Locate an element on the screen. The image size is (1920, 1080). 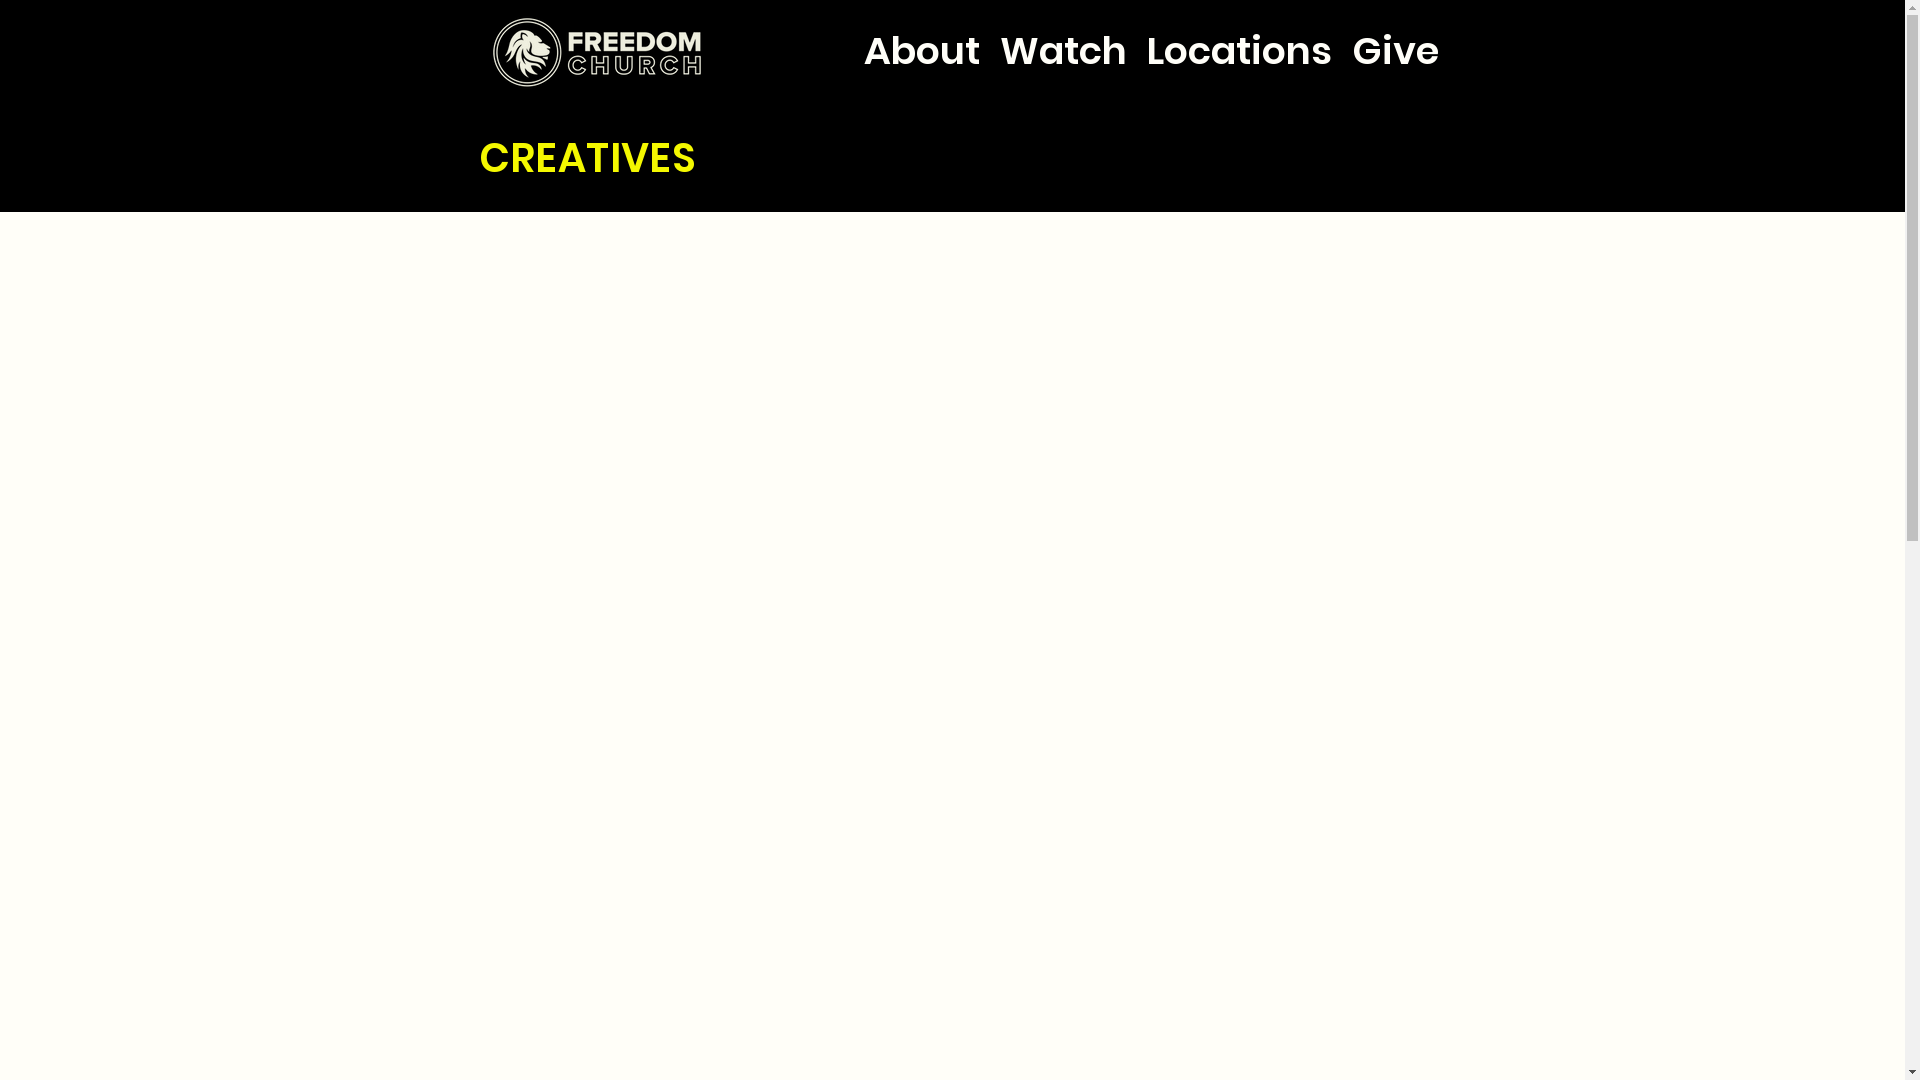
'About' is located at coordinates (920, 33).